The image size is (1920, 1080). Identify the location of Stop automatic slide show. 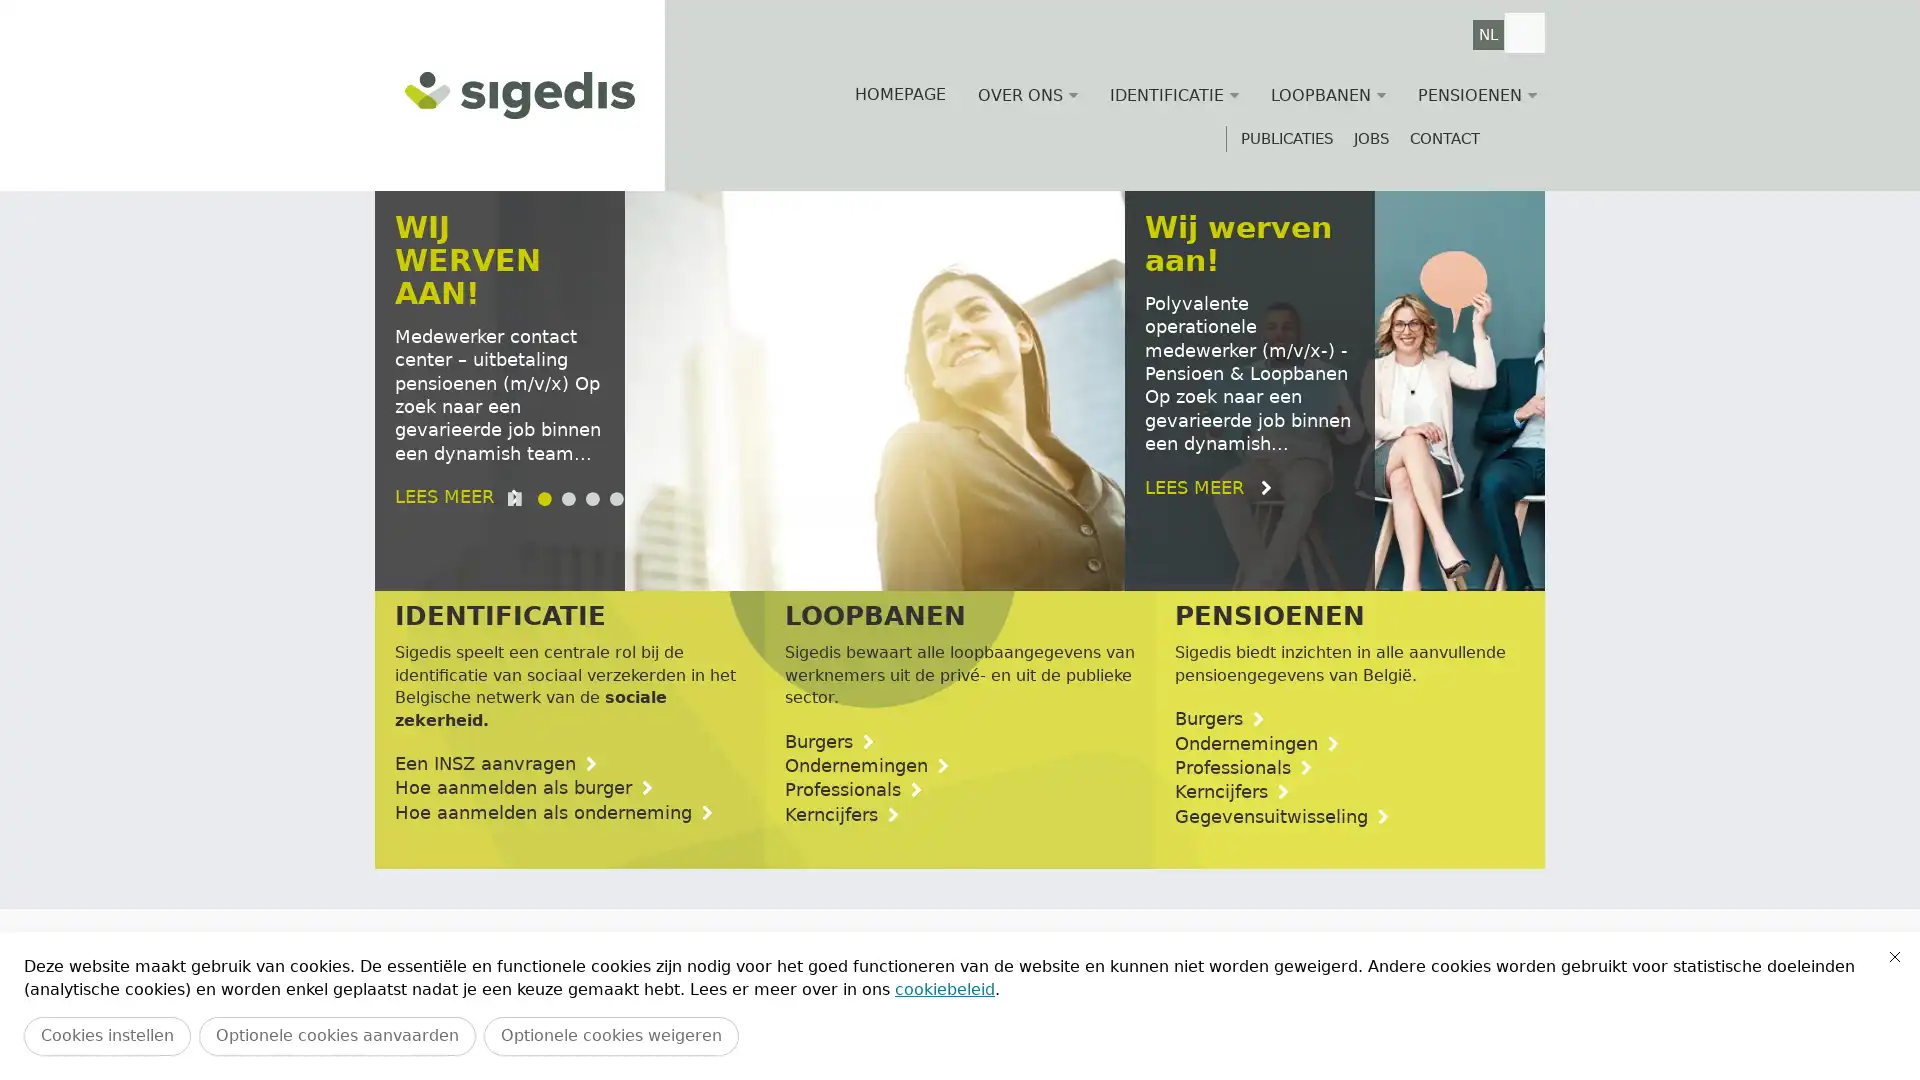
(517, 556).